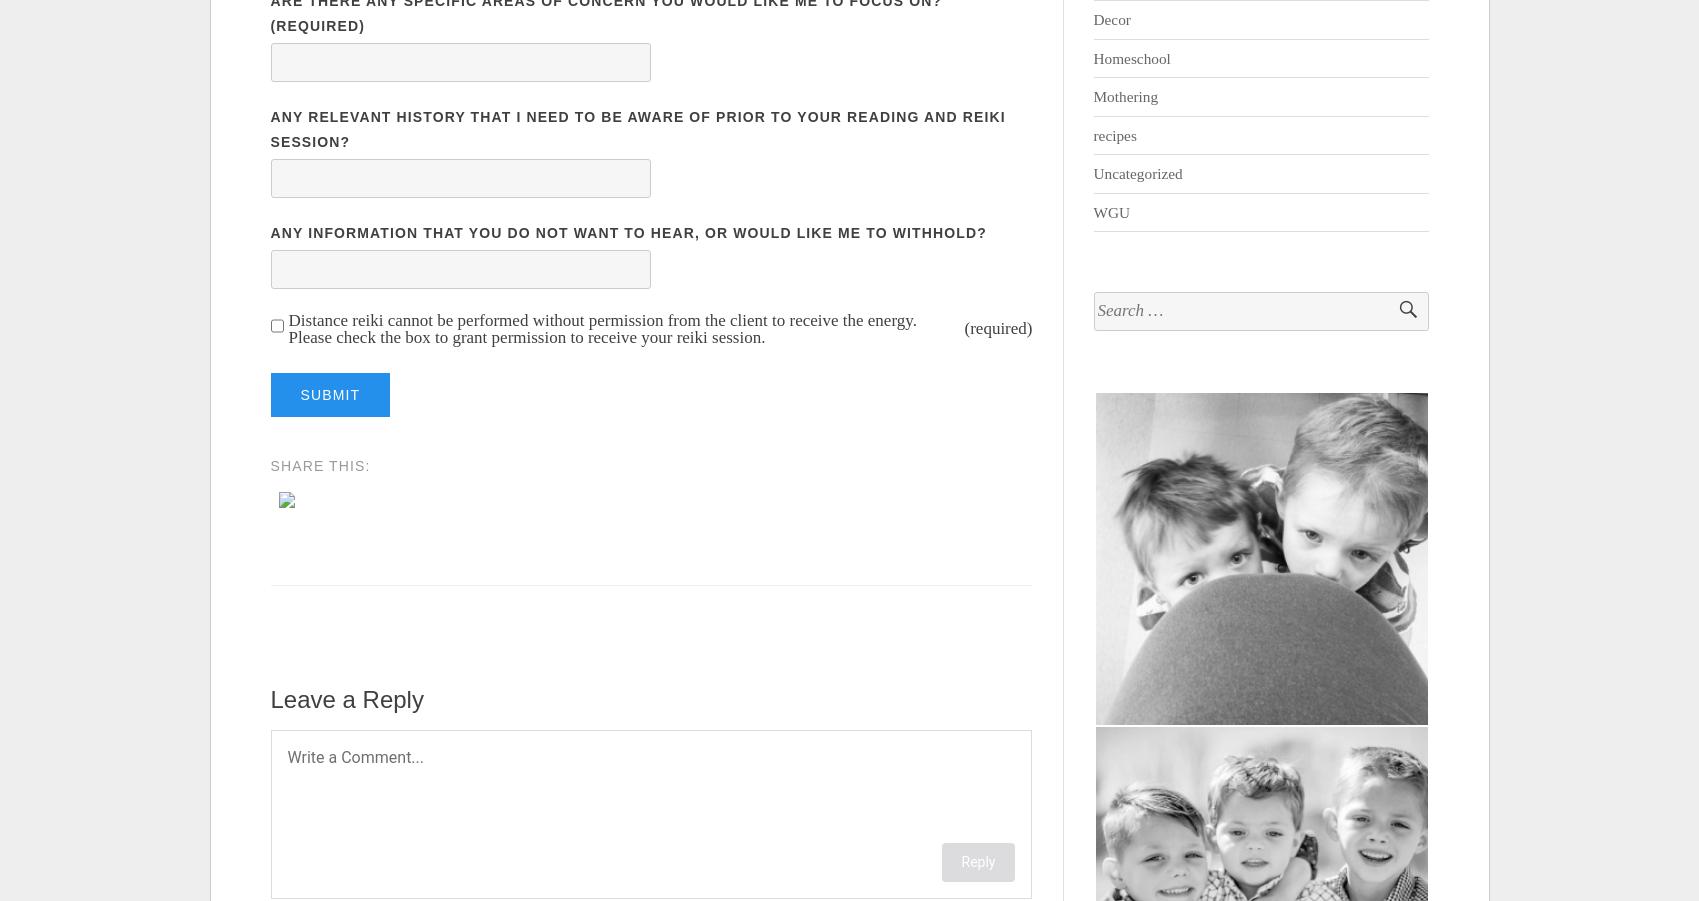 The width and height of the screenshot is (1699, 901). I want to click on 'Submit', so click(328, 393).